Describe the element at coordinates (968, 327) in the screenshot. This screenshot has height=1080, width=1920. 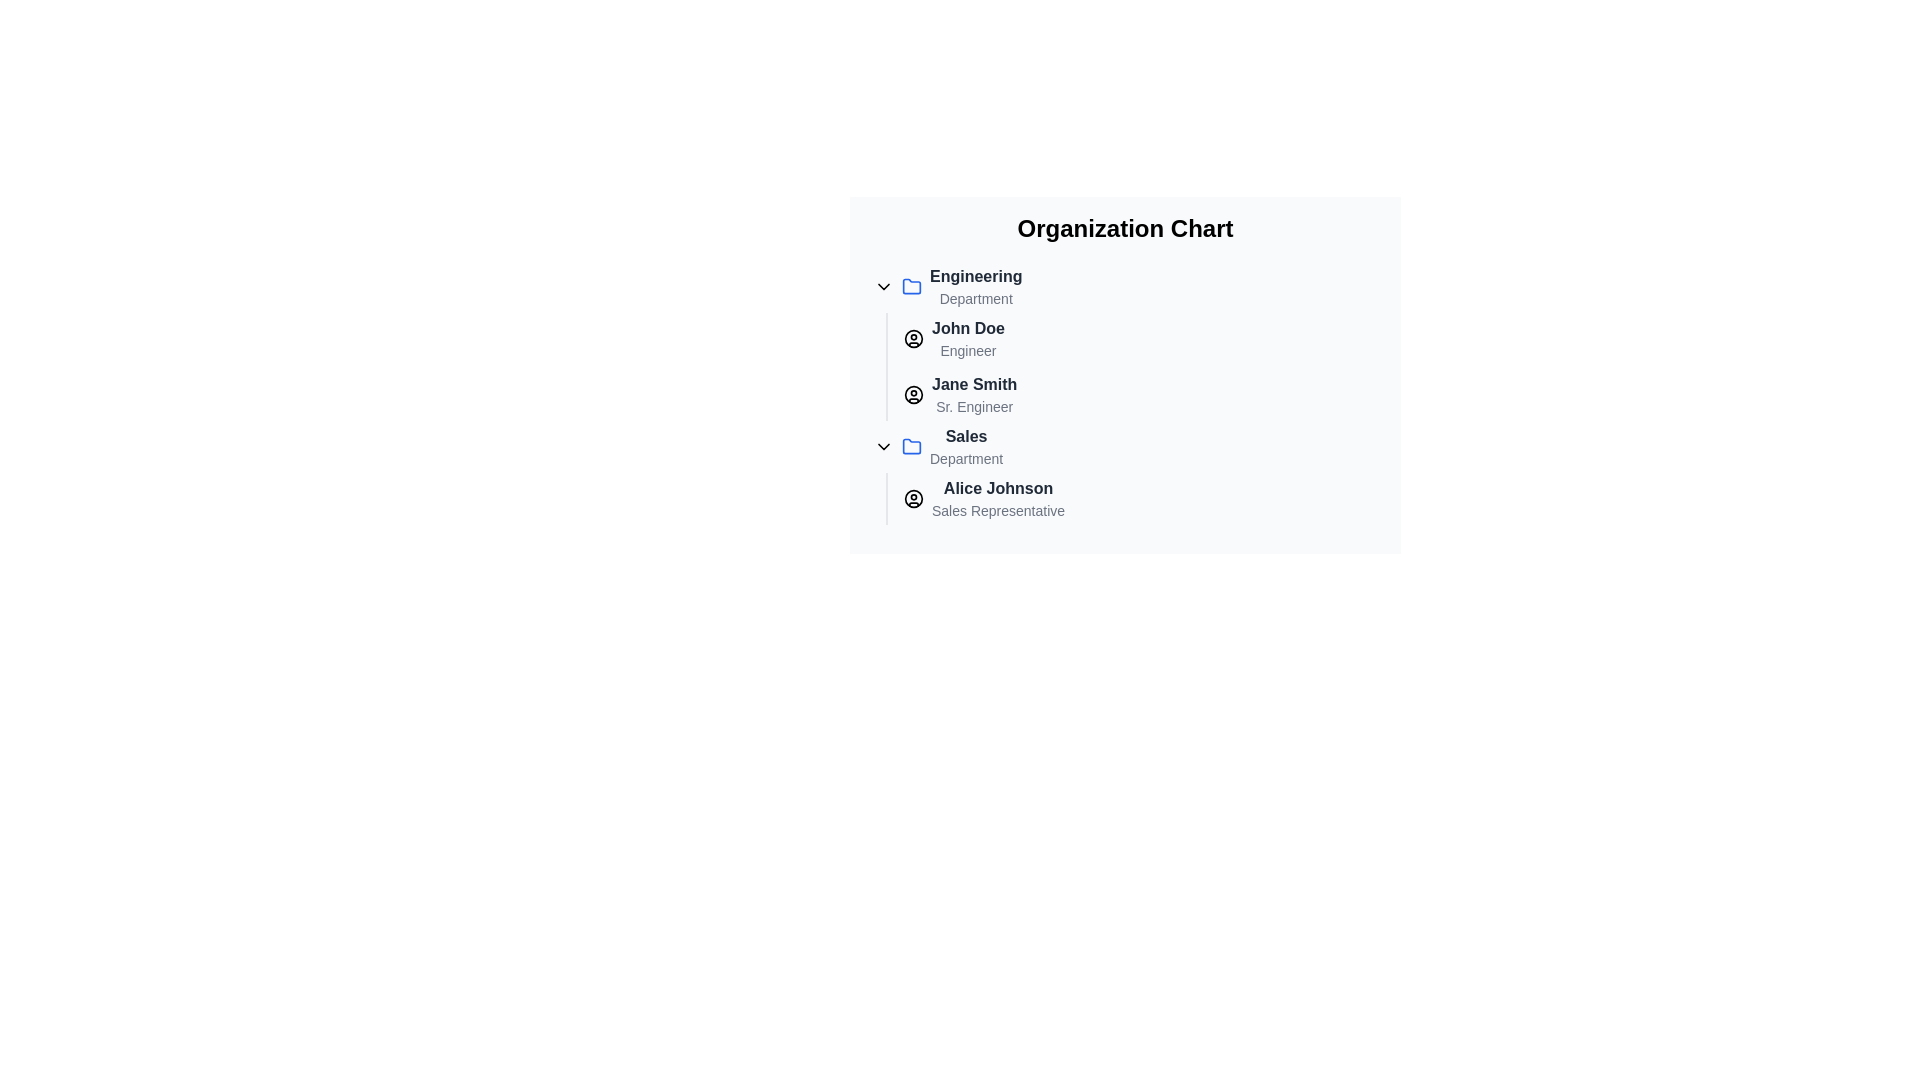
I see `text label that displays 'John Doe', which is styled in bold sans-serif font and is part of the organizational chart under the Engineering department` at that location.